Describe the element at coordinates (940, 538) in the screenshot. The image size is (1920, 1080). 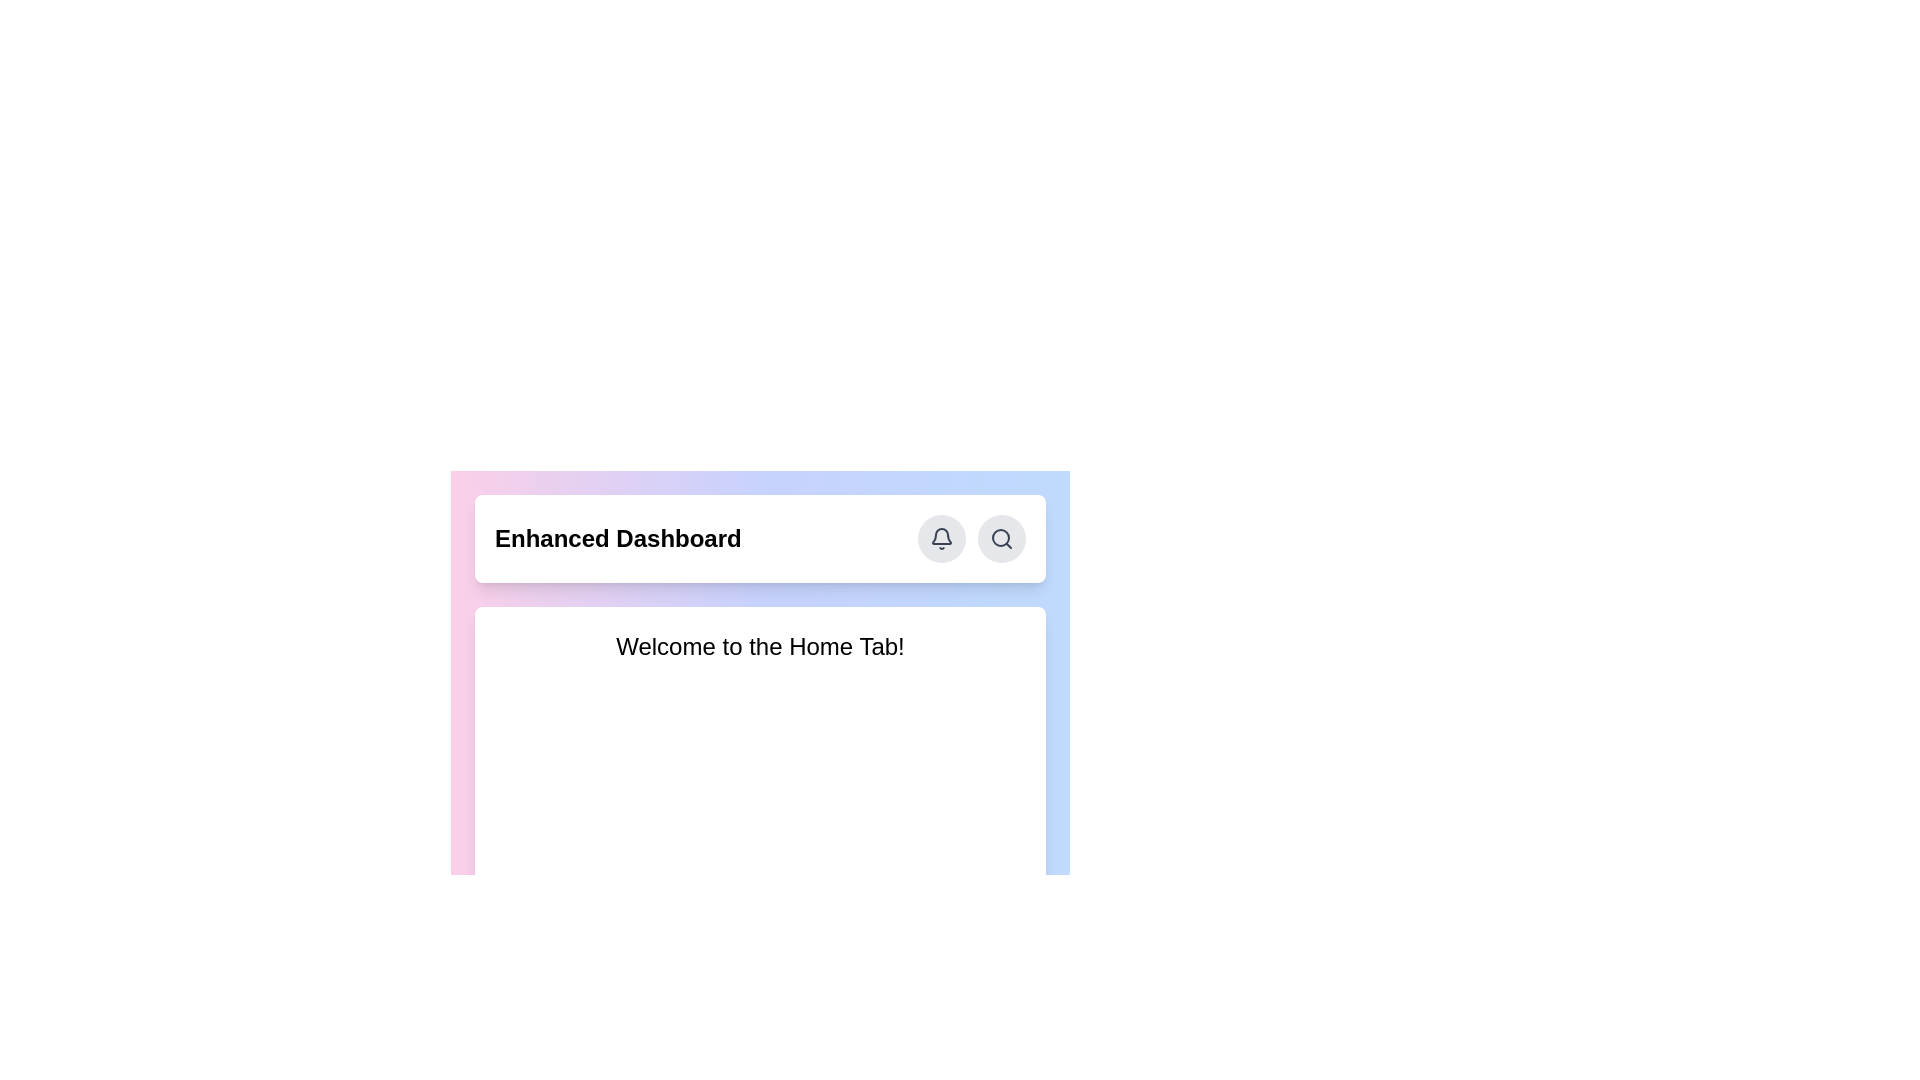
I see `the circular button with a gray background and a bell icon located in the top-right section of the header area to possibly see a tooltip or animation` at that location.